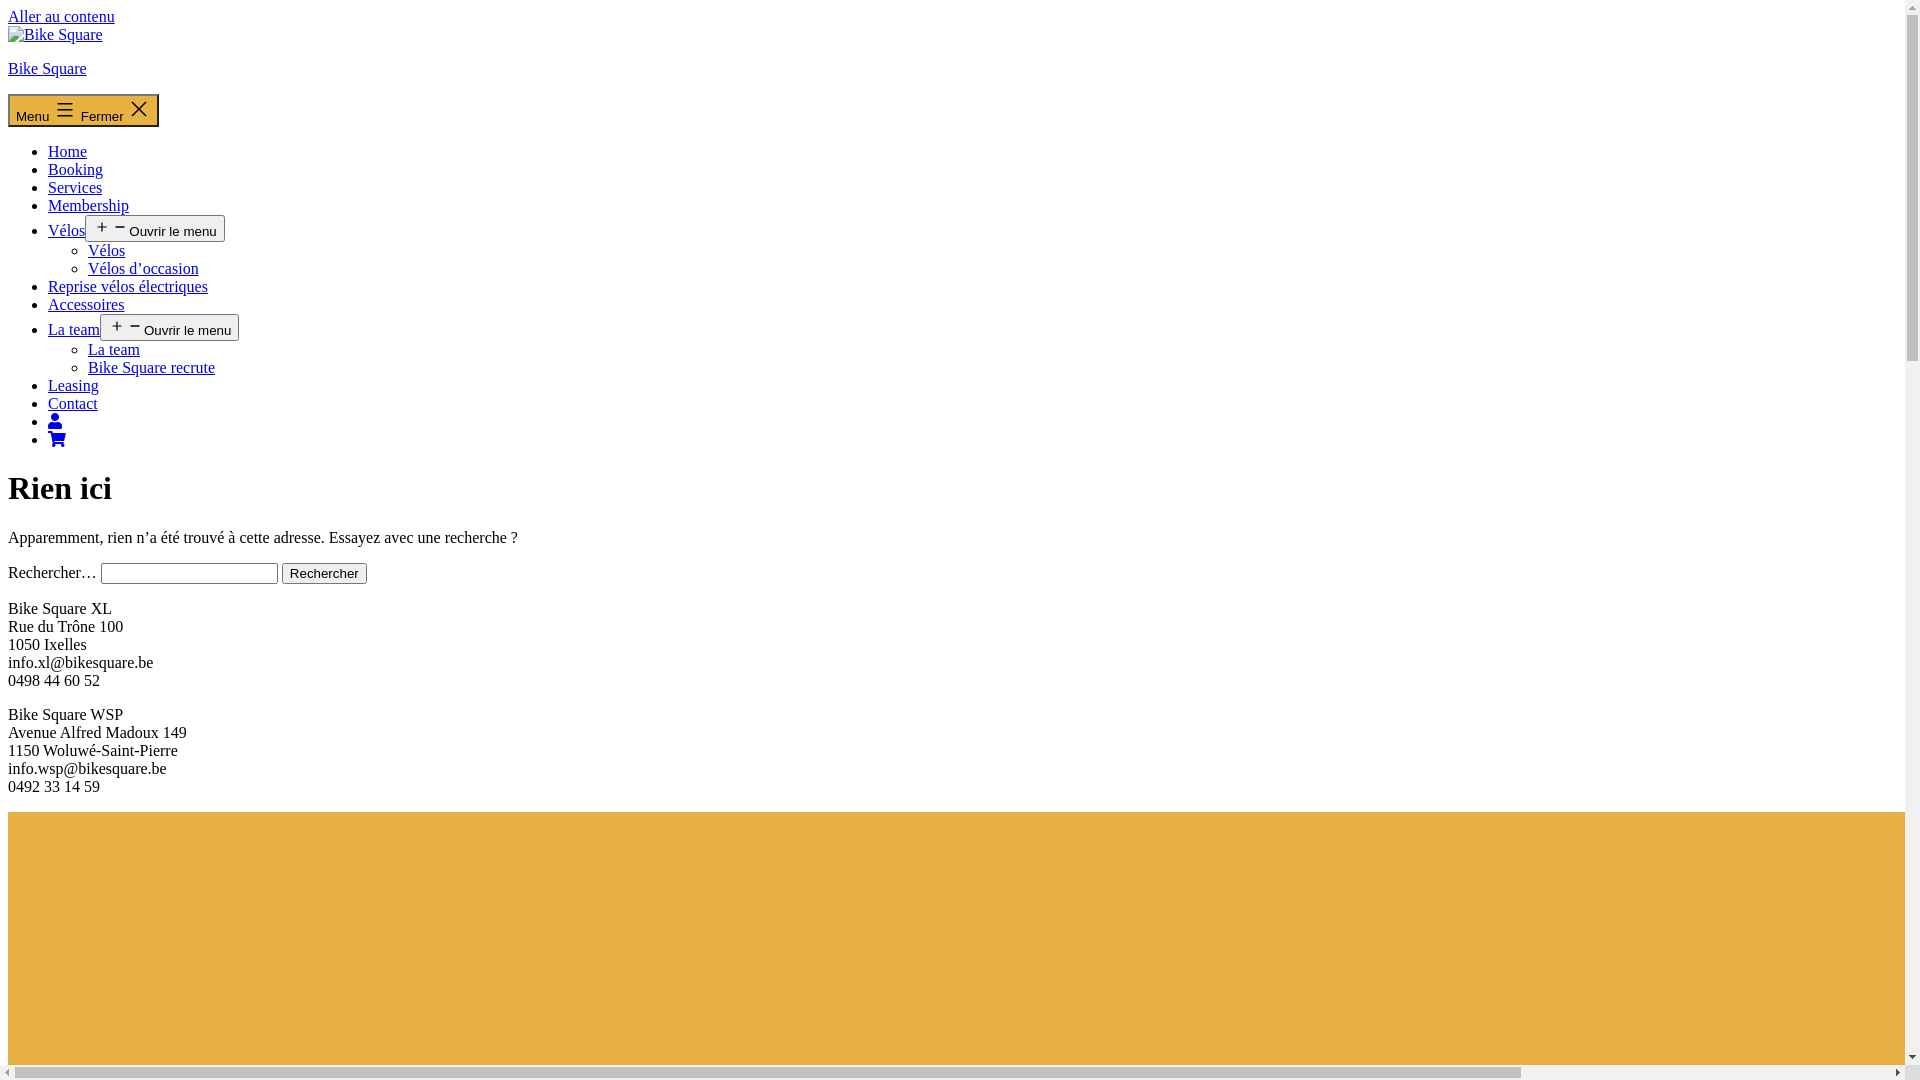  Describe the element at coordinates (73, 328) in the screenshot. I see `'La team'` at that location.